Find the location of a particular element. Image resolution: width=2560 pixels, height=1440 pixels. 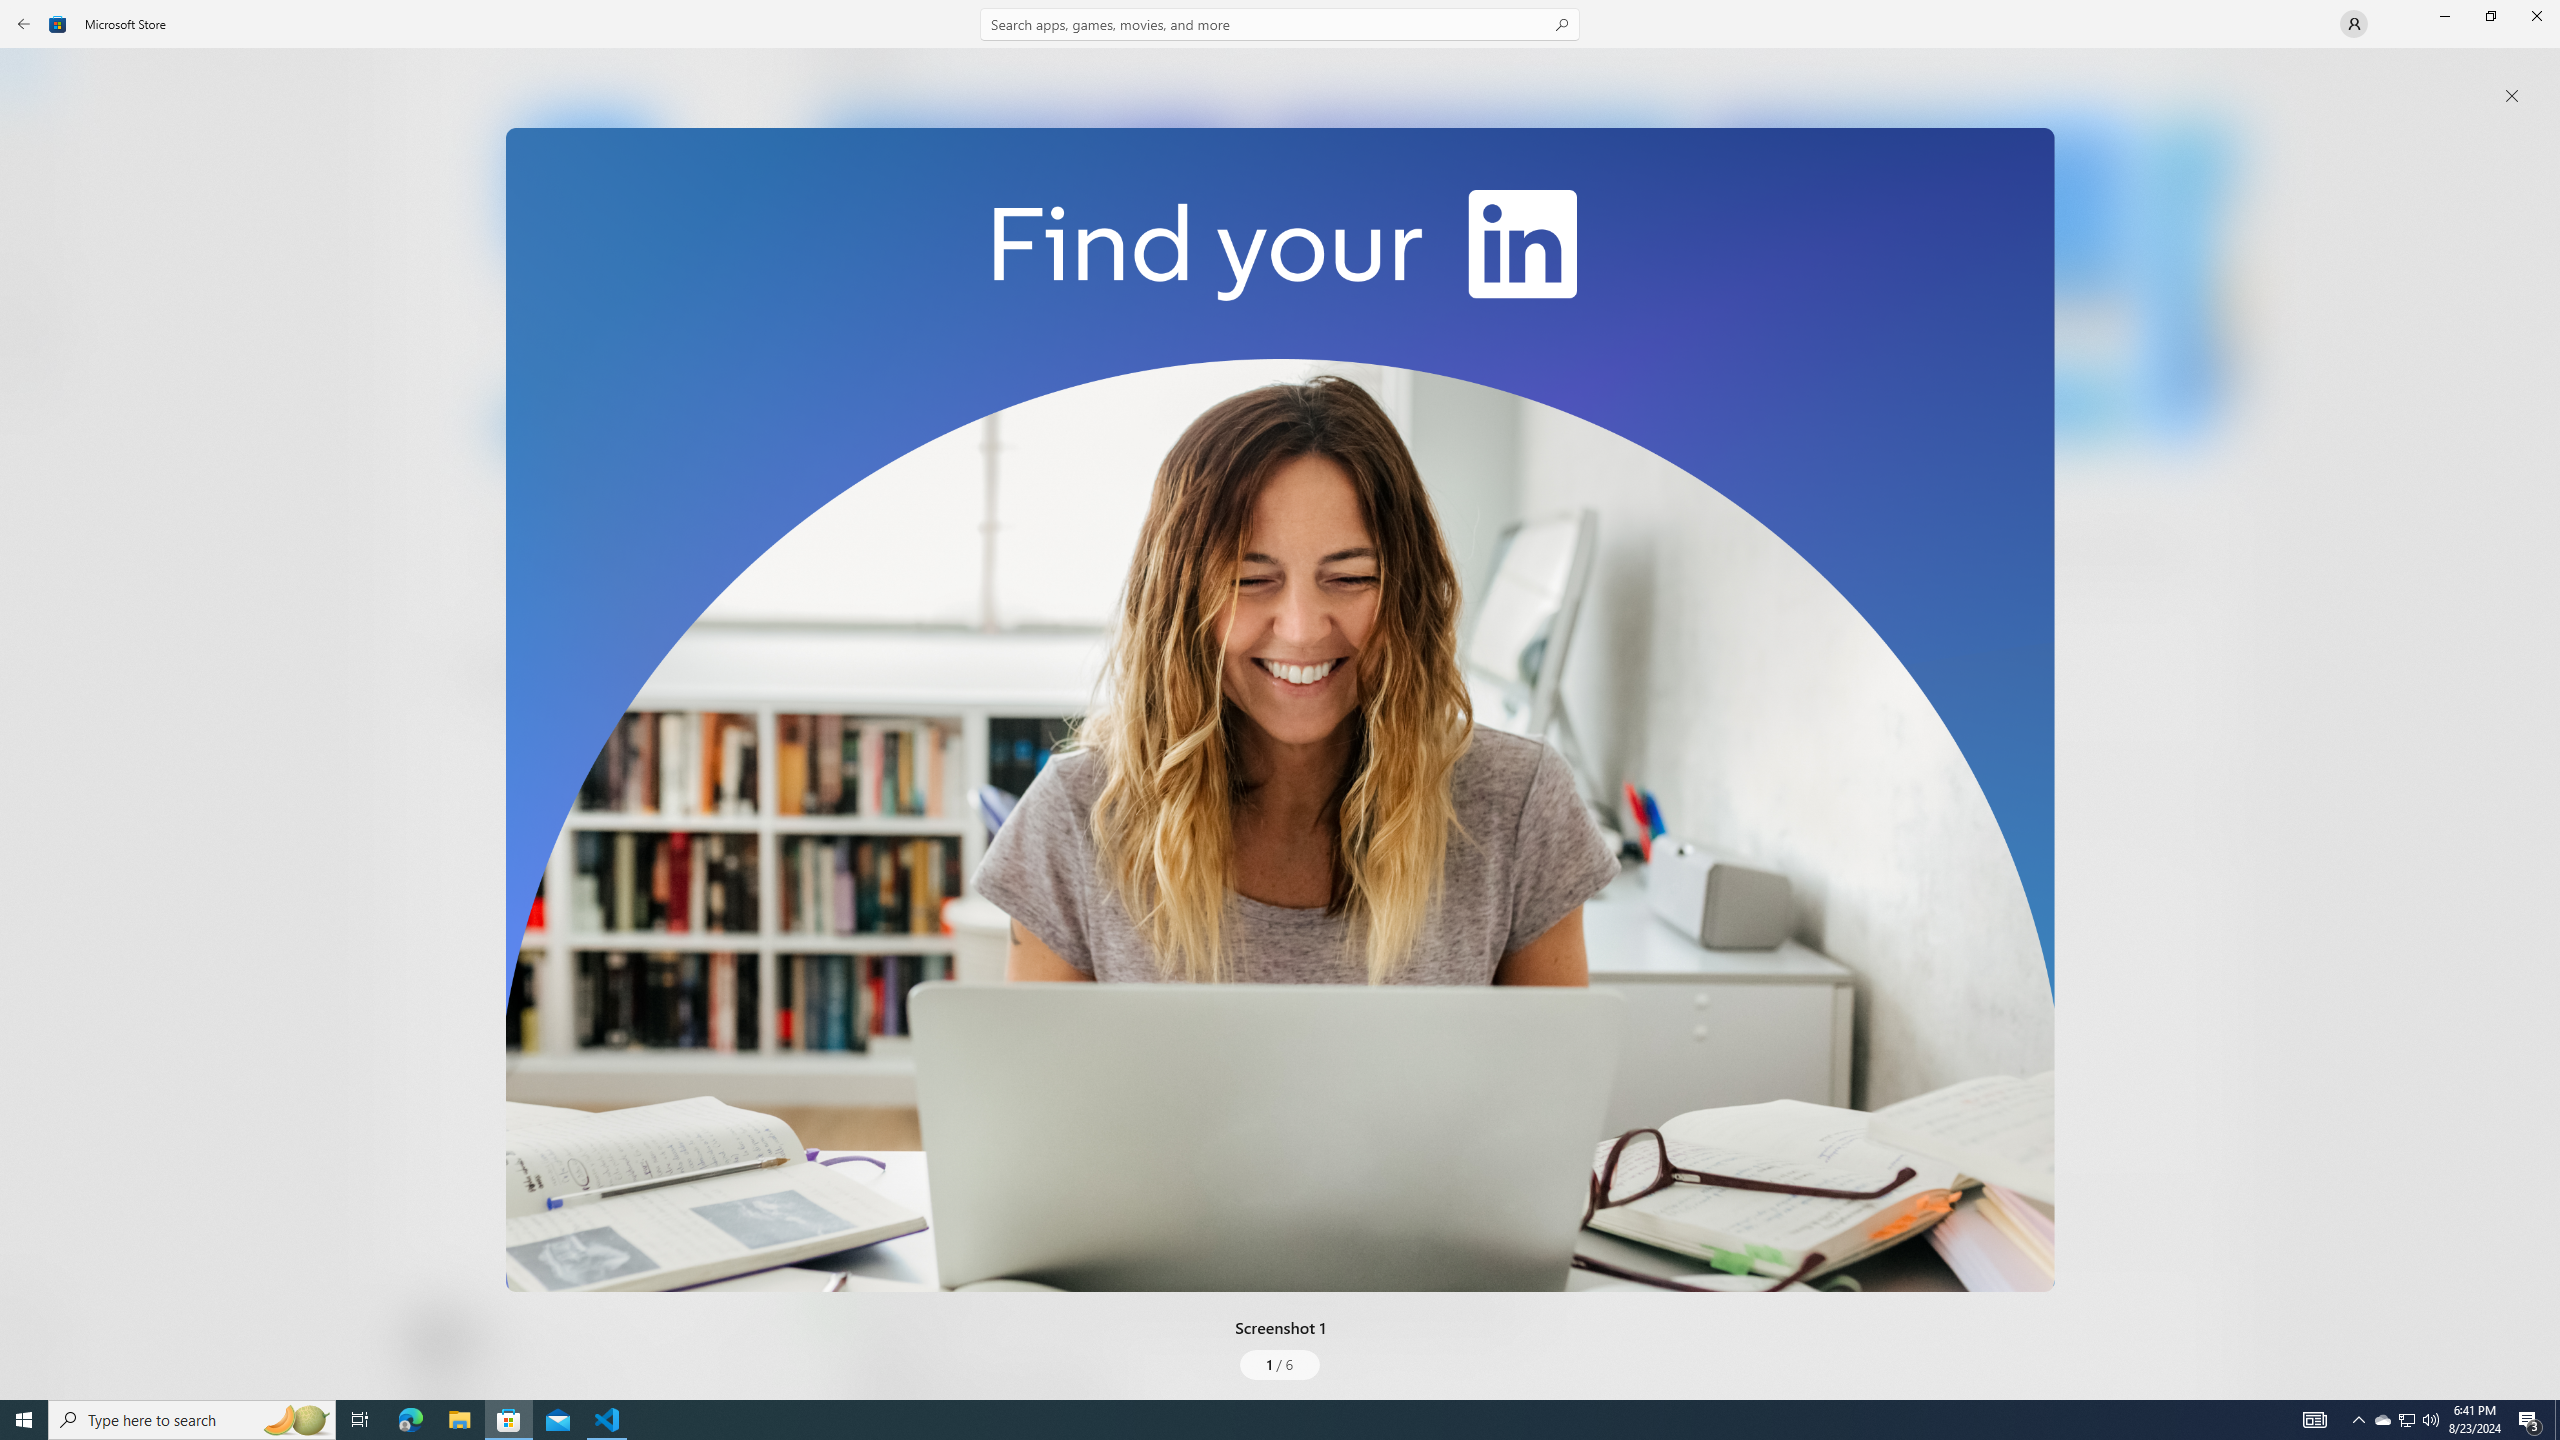

'close popup window' is located at coordinates (2511, 95).